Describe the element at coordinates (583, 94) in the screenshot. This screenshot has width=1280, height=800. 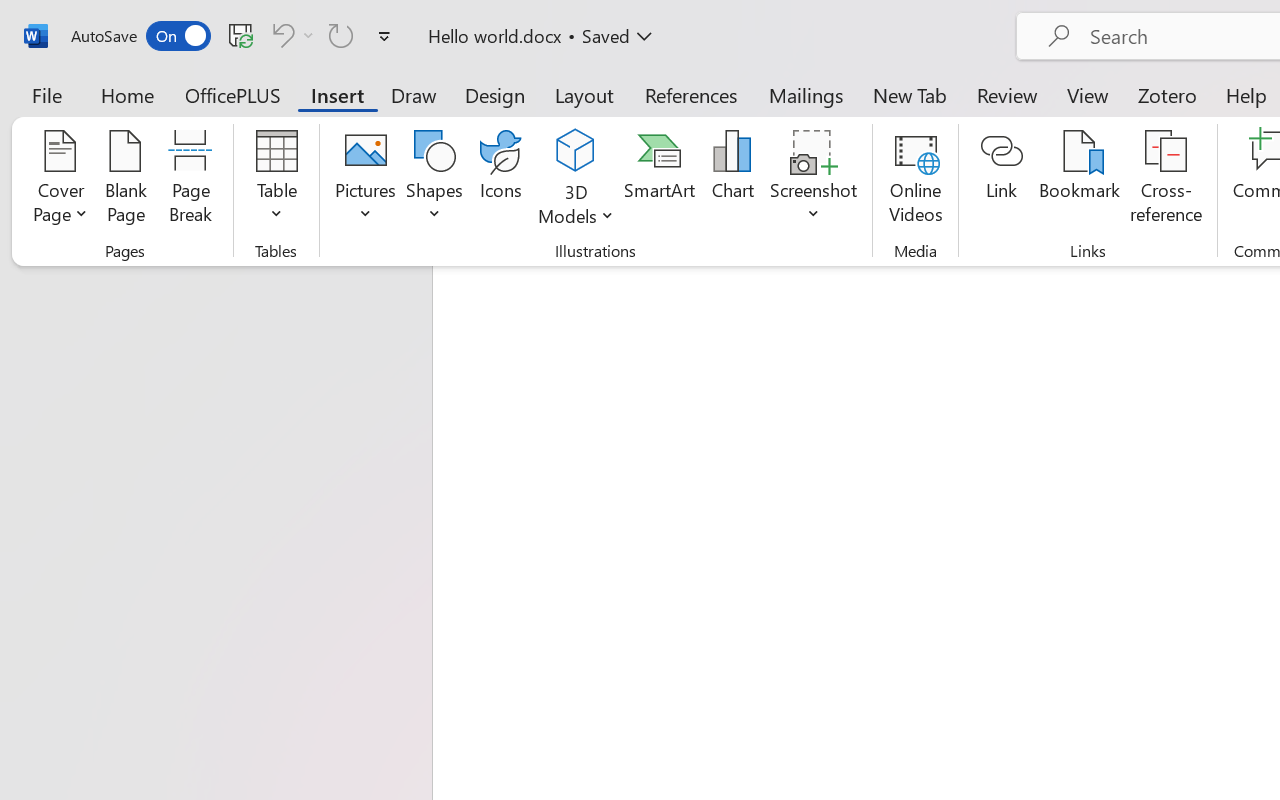
I see `'Layout'` at that location.